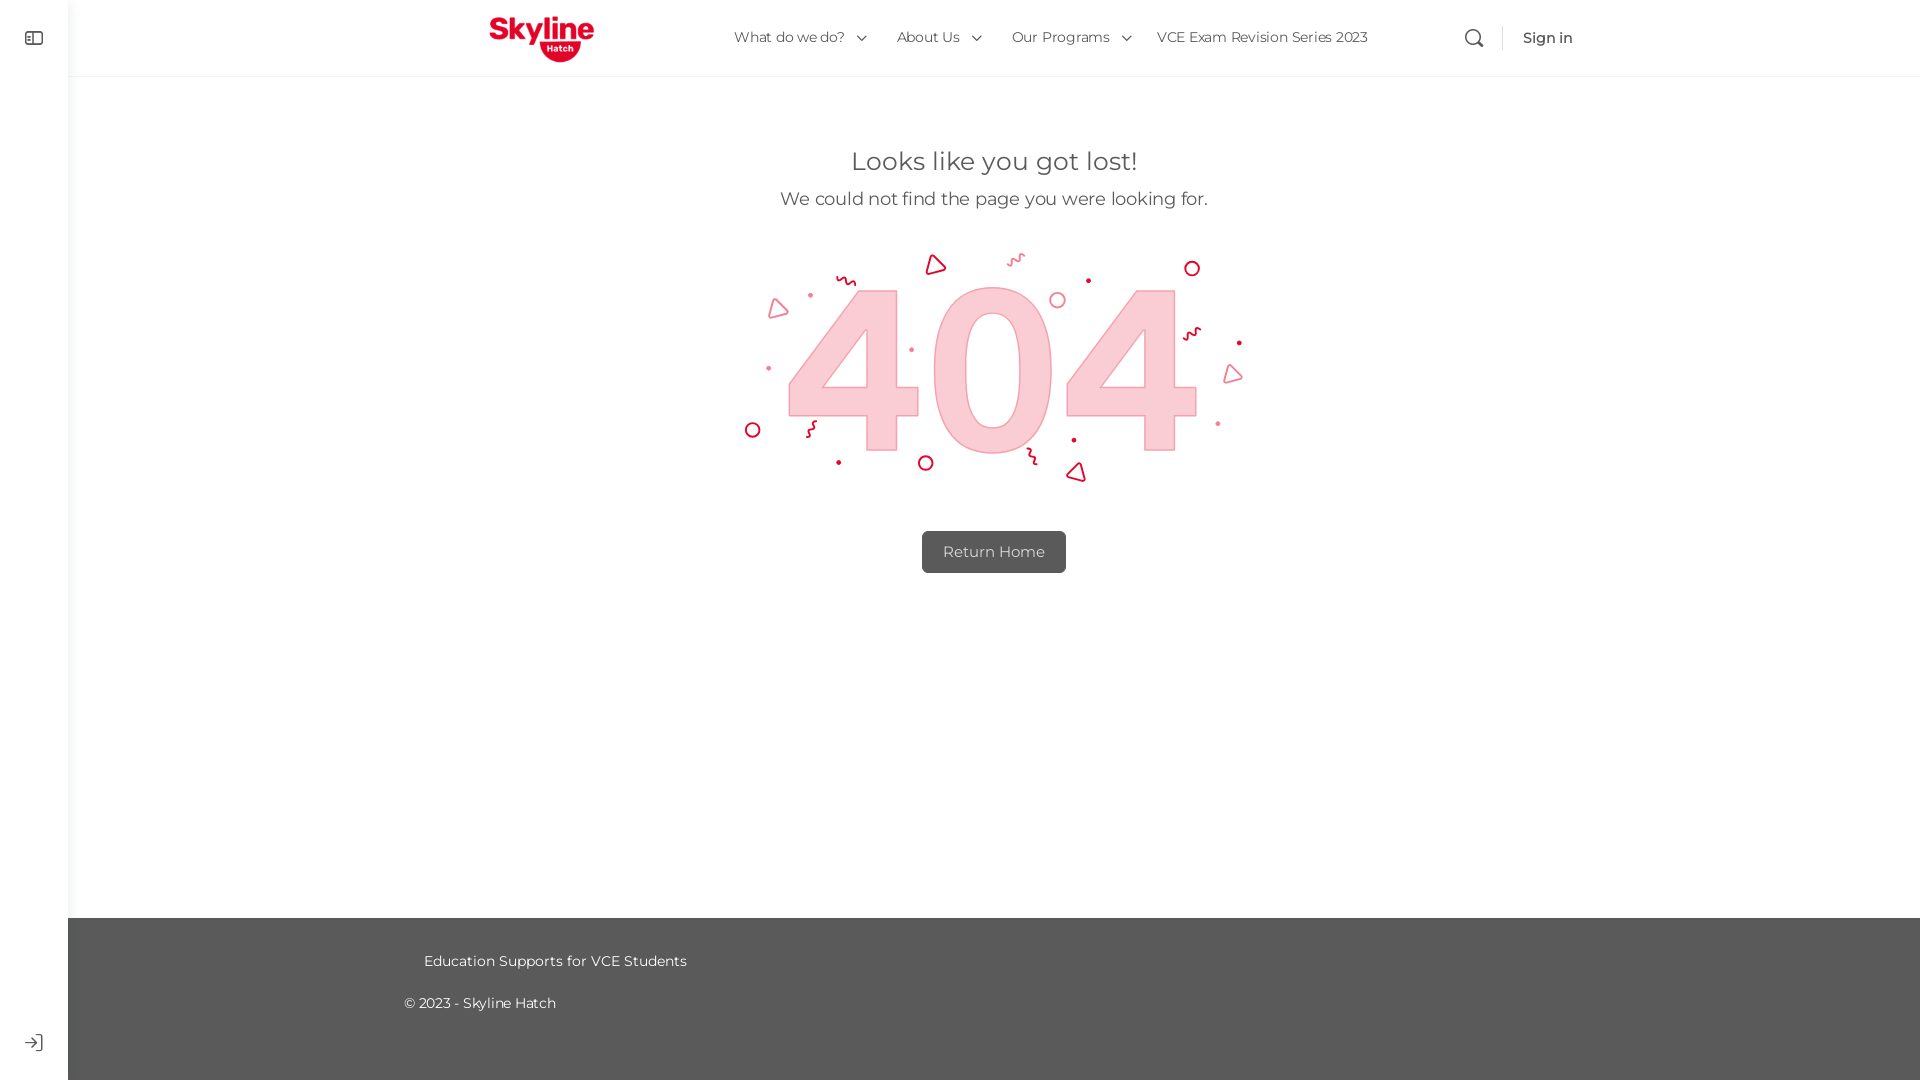  Describe the element at coordinates (935, 38) in the screenshot. I see `'About Us'` at that location.